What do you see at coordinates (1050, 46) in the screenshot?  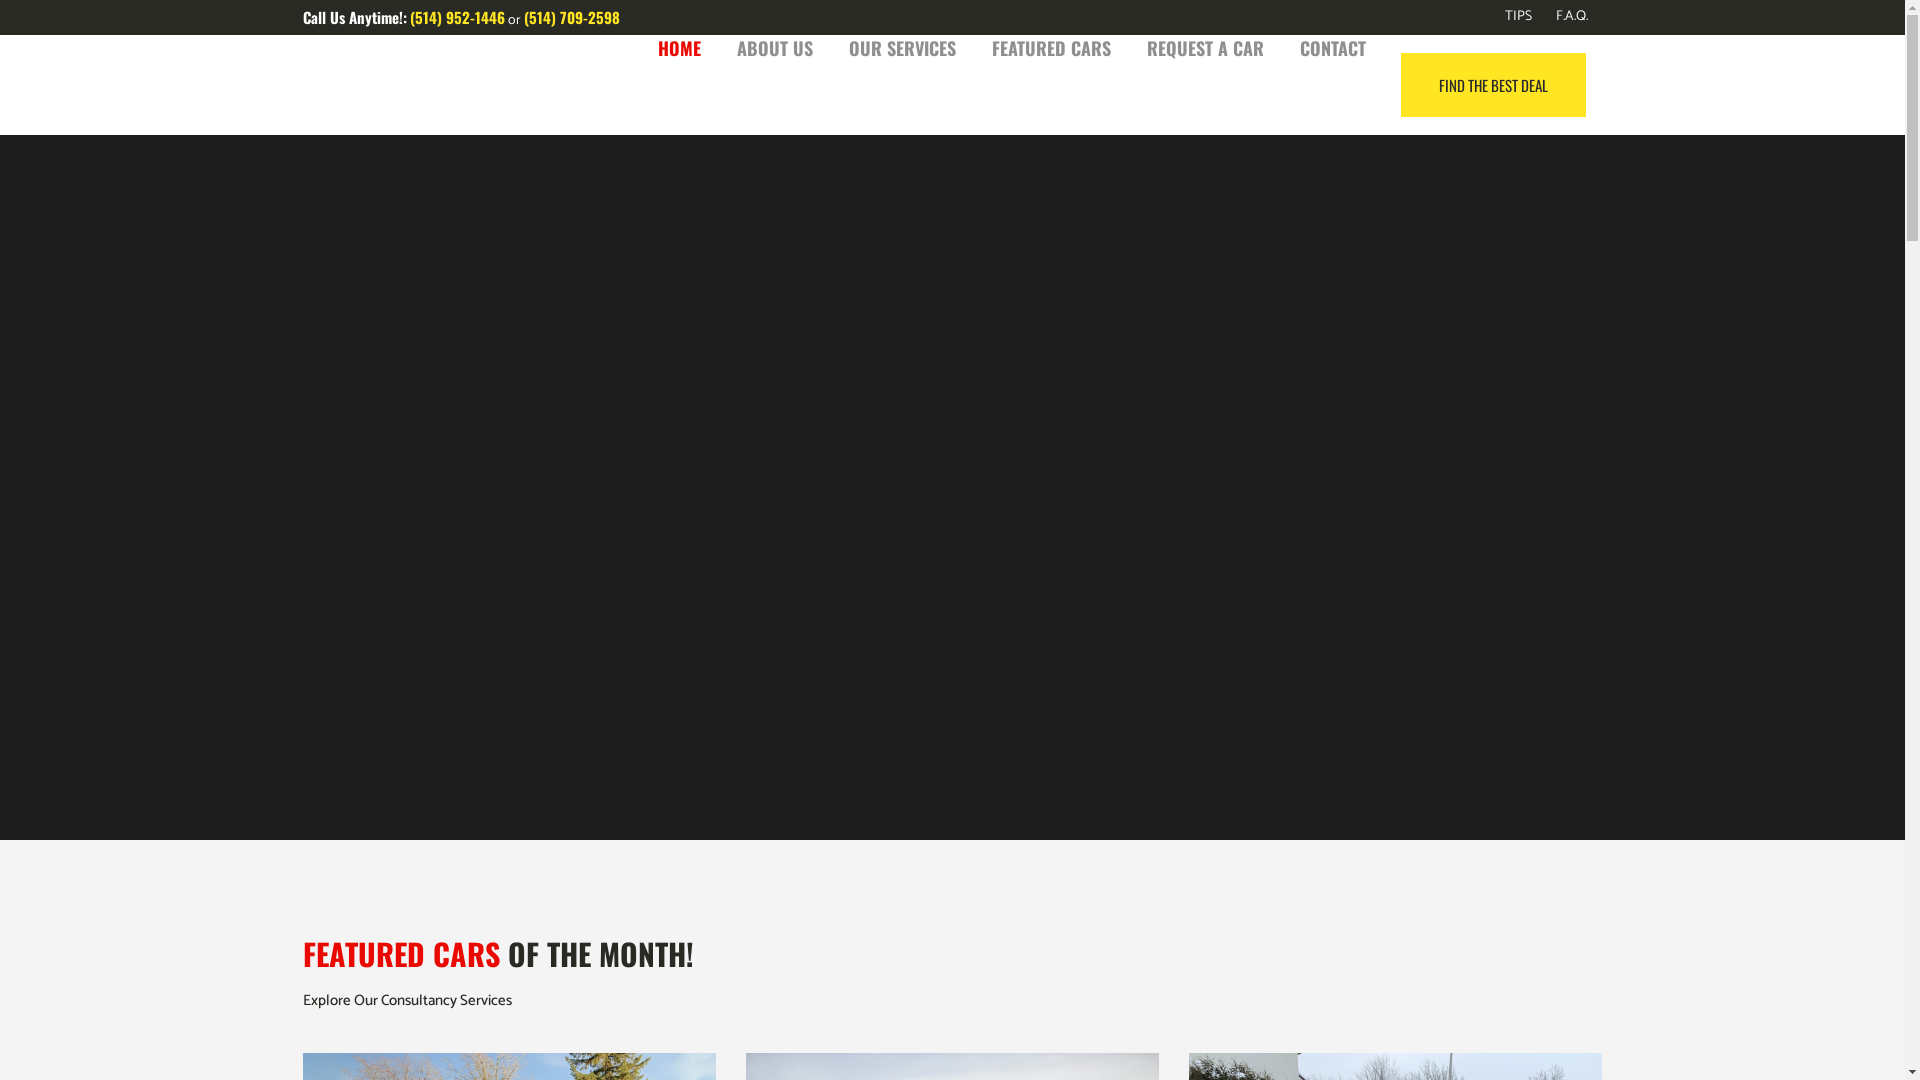 I see `'FEATURED CARS'` at bounding box center [1050, 46].